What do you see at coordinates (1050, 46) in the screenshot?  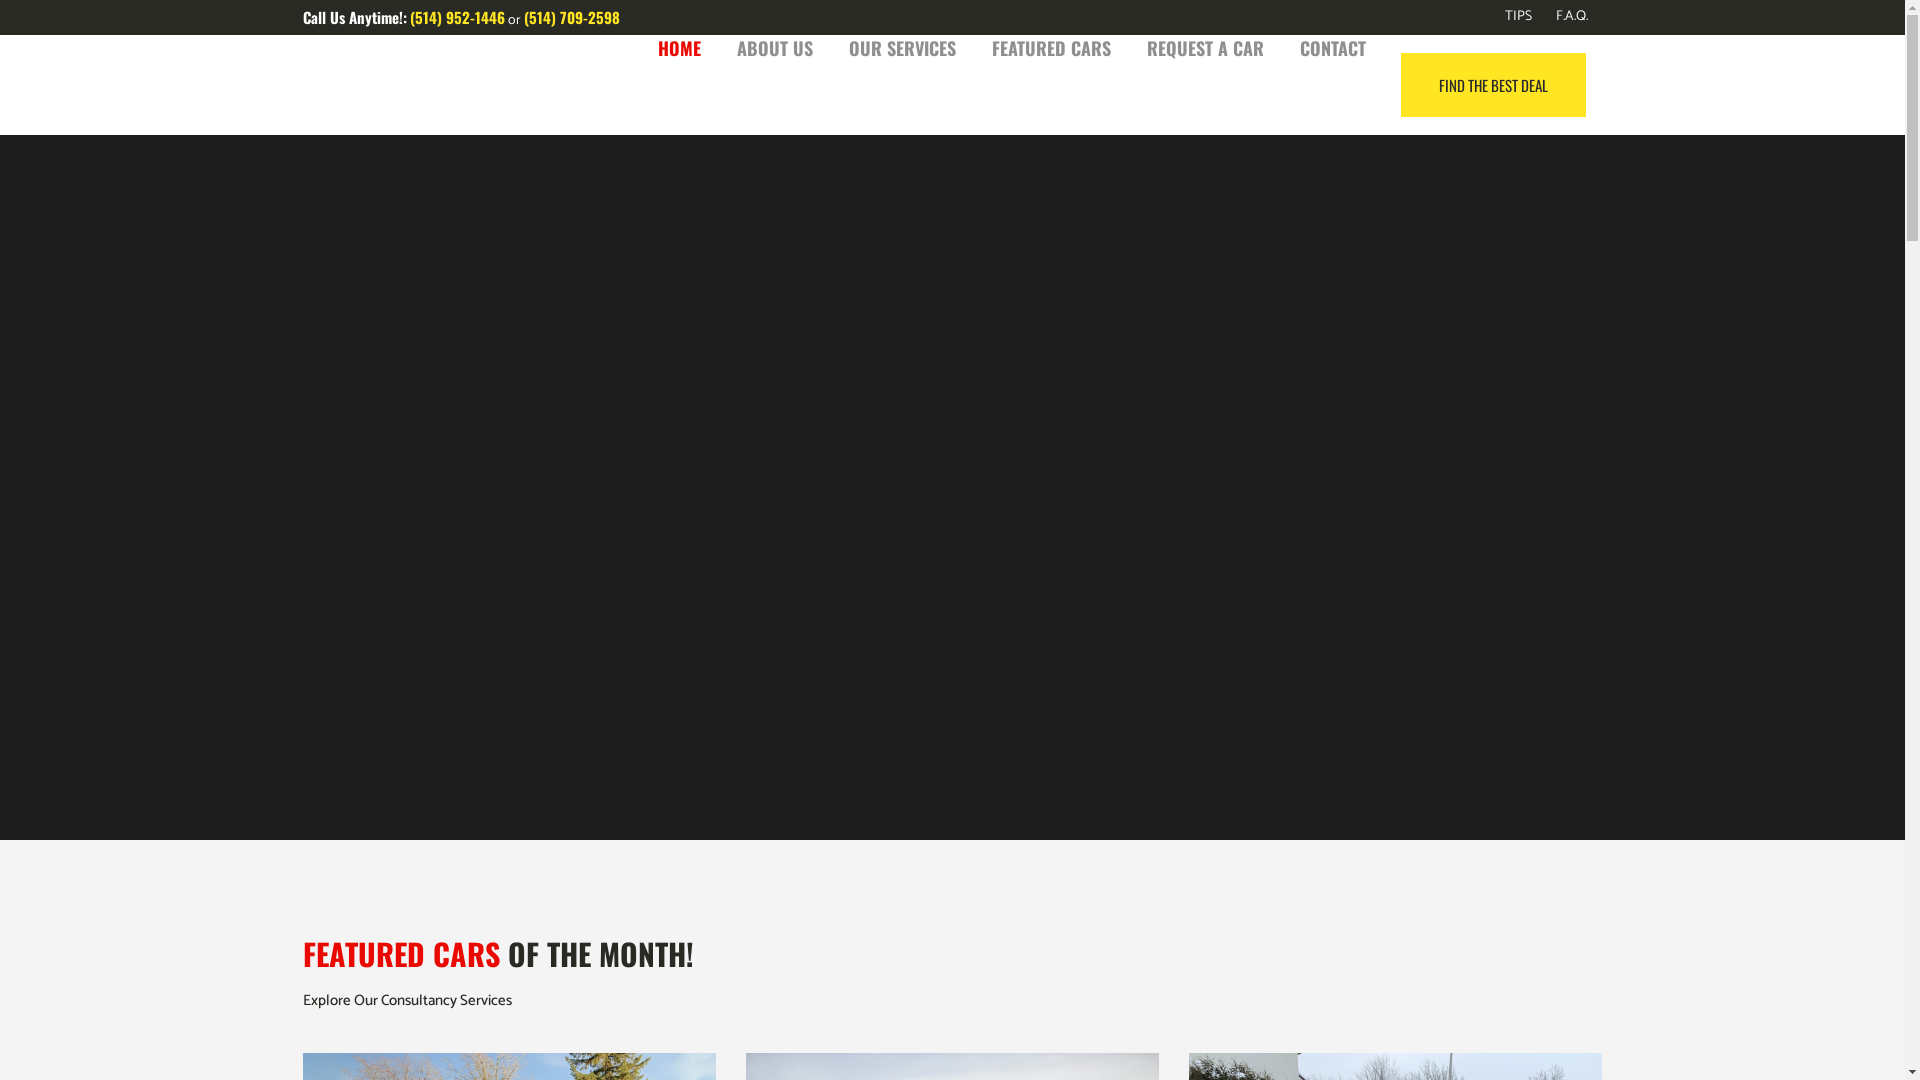 I see `'FEATURED CARS'` at bounding box center [1050, 46].